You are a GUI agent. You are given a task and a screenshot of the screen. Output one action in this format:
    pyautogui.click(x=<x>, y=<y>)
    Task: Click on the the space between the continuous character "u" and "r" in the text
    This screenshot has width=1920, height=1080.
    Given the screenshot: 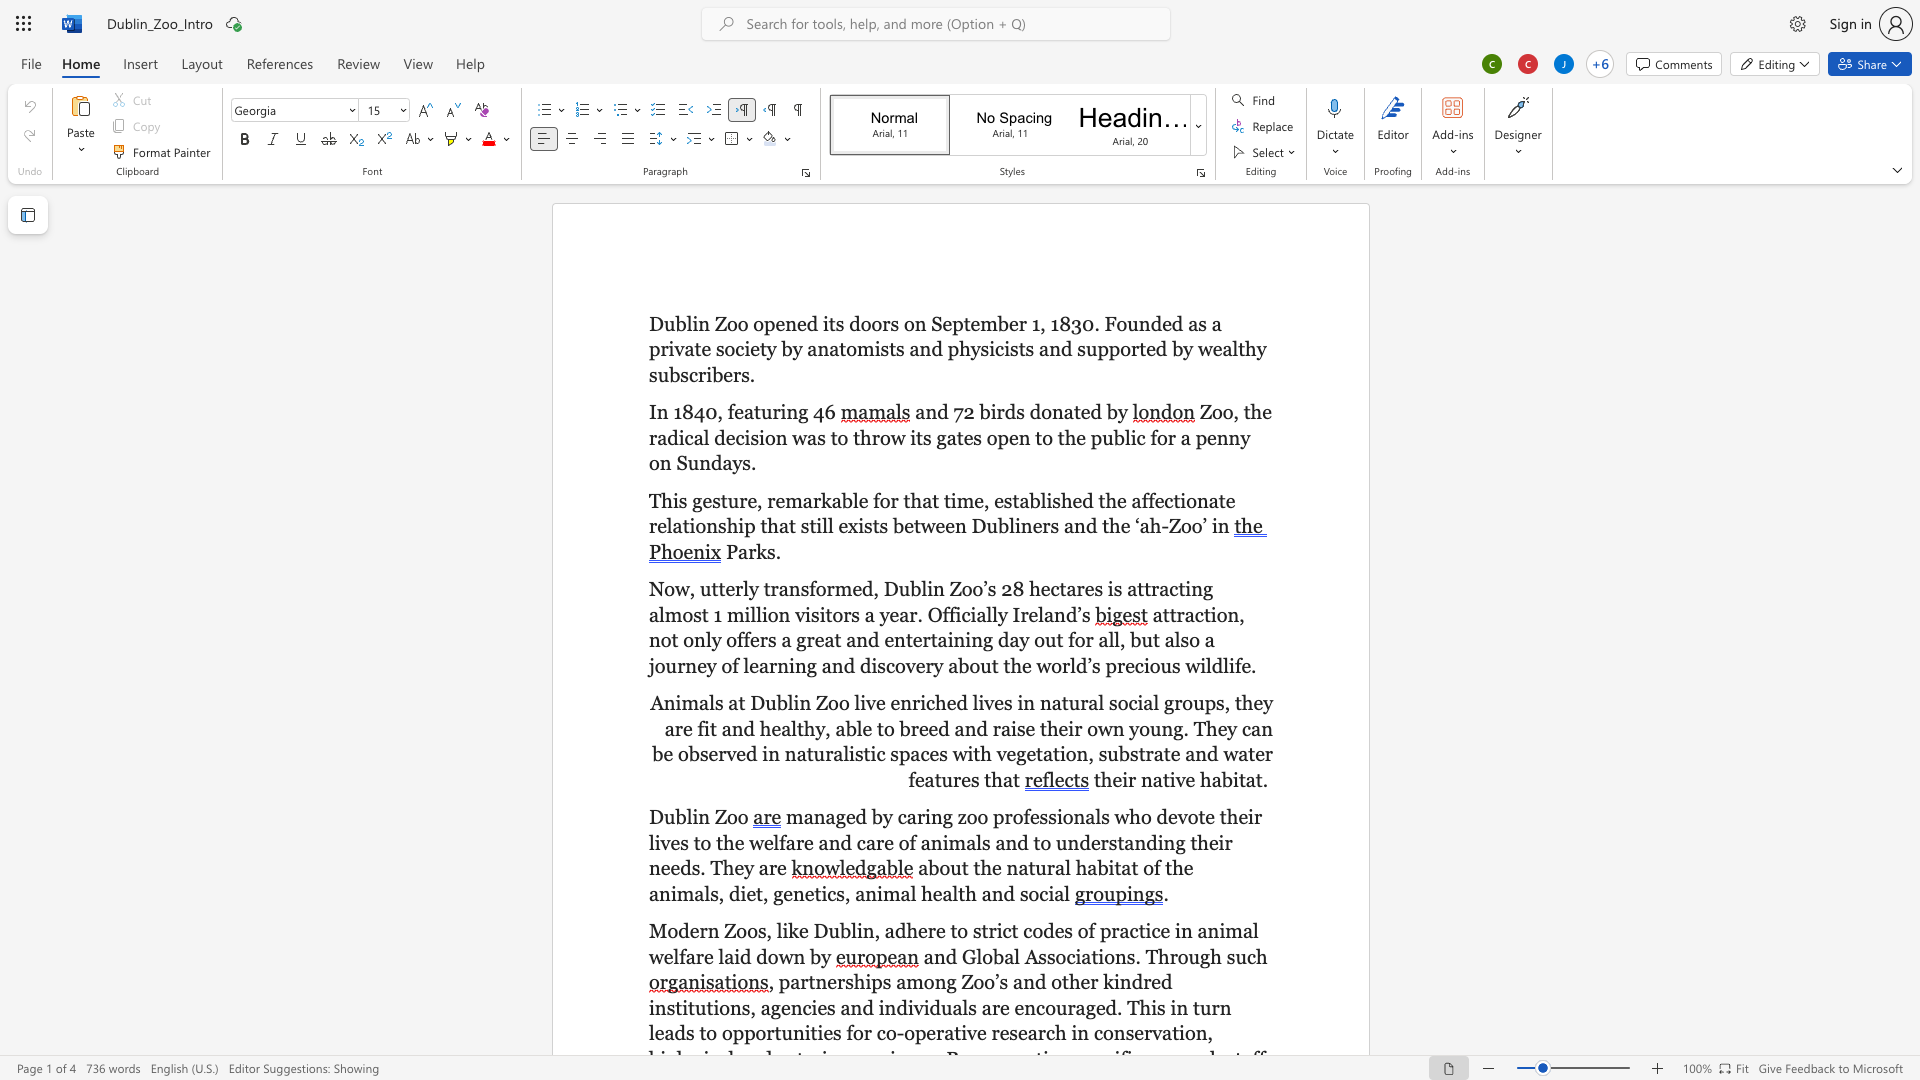 What is the action you would take?
    pyautogui.click(x=770, y=411)
    